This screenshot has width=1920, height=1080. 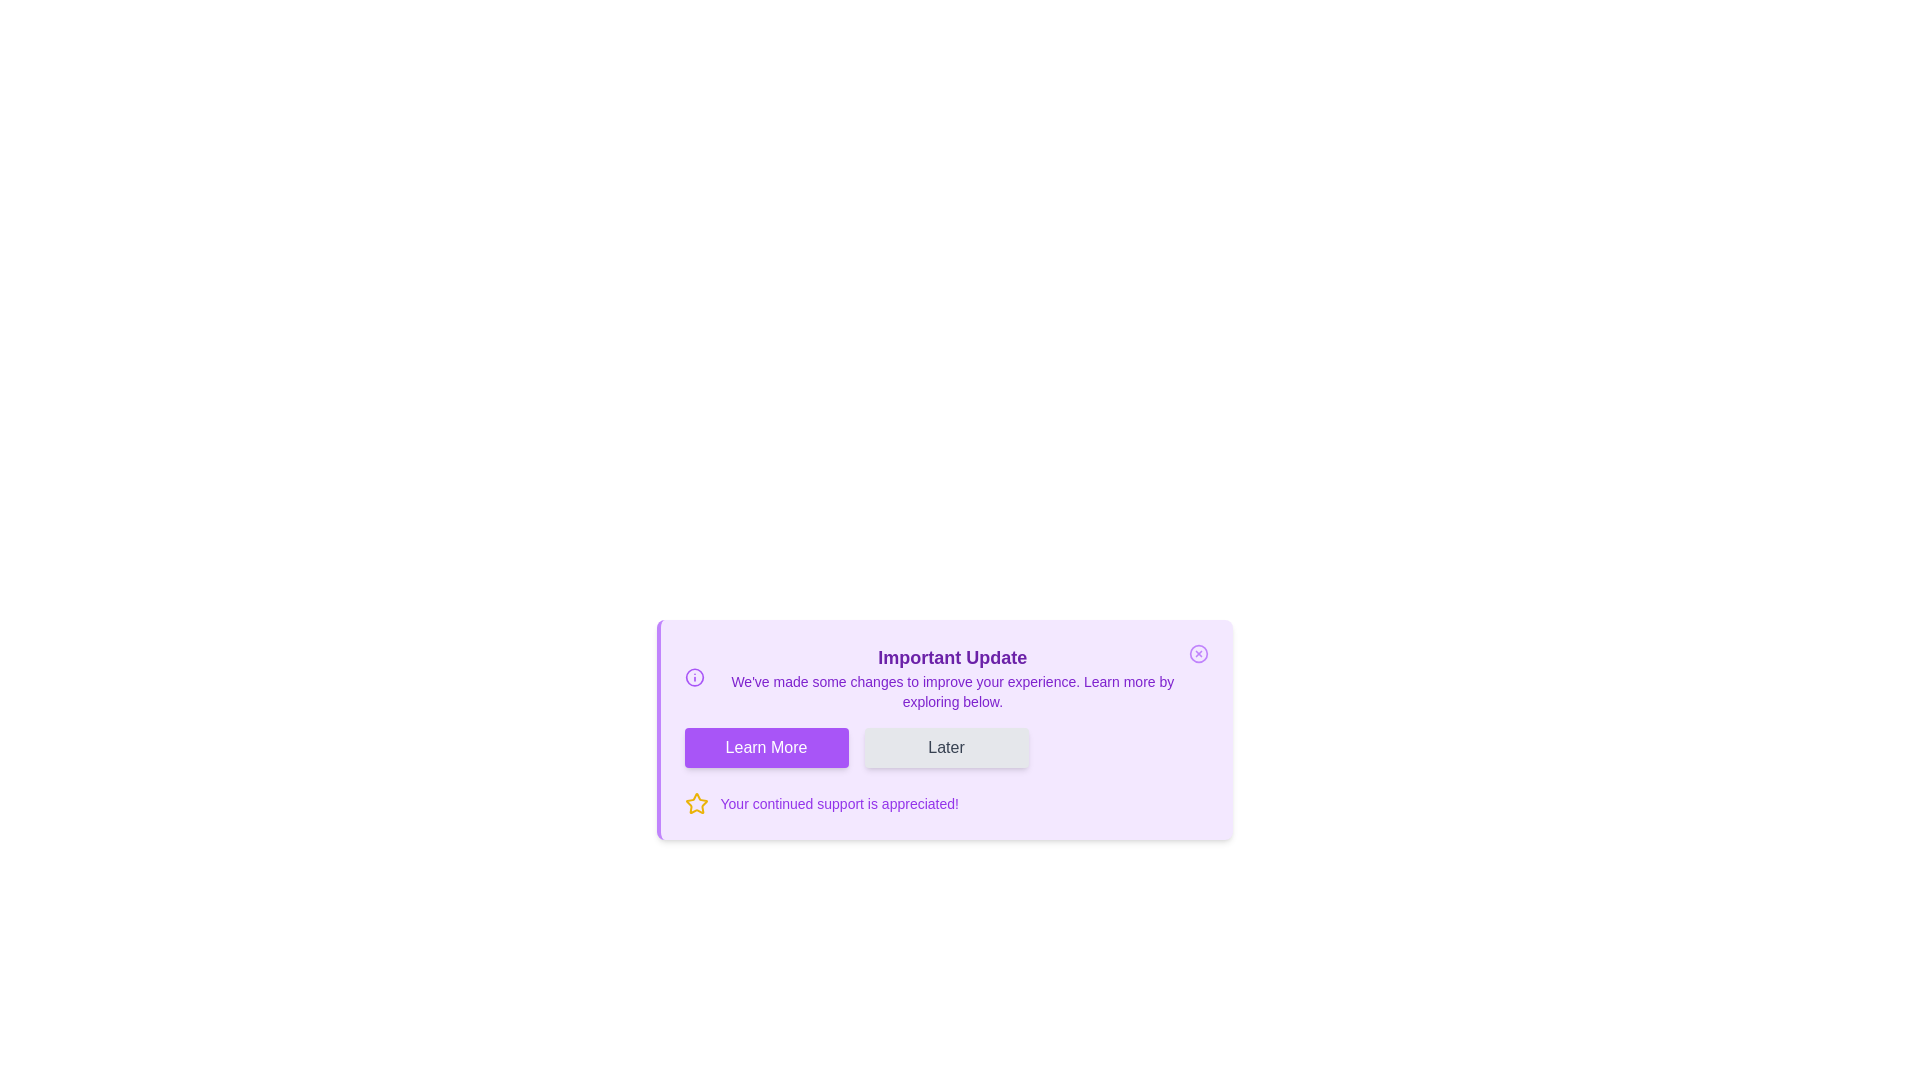 What do you see at coordinates (943, 729) in the screenshot?
I see `the notification component by clicking on its center` at bounding box center [943, 729].